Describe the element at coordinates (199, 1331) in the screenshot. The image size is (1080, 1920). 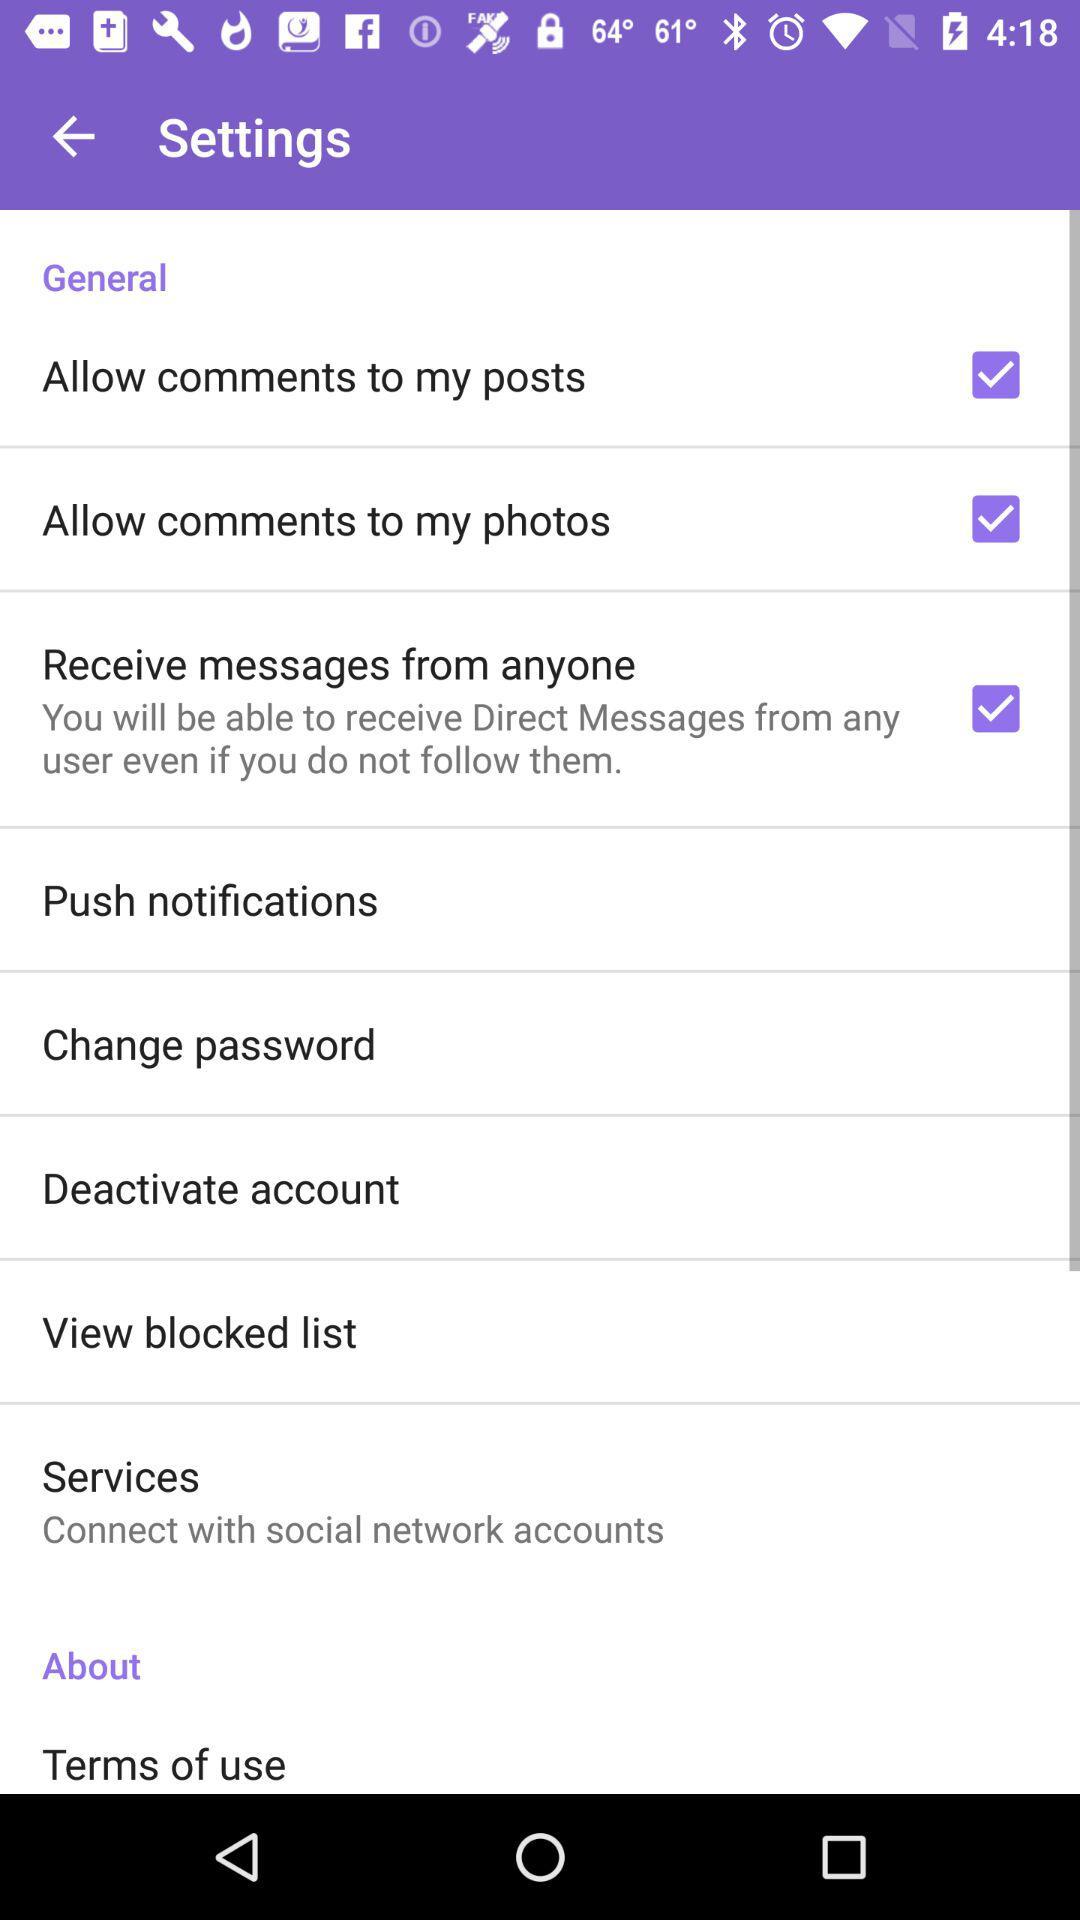
I see `item above the services item` at that location.